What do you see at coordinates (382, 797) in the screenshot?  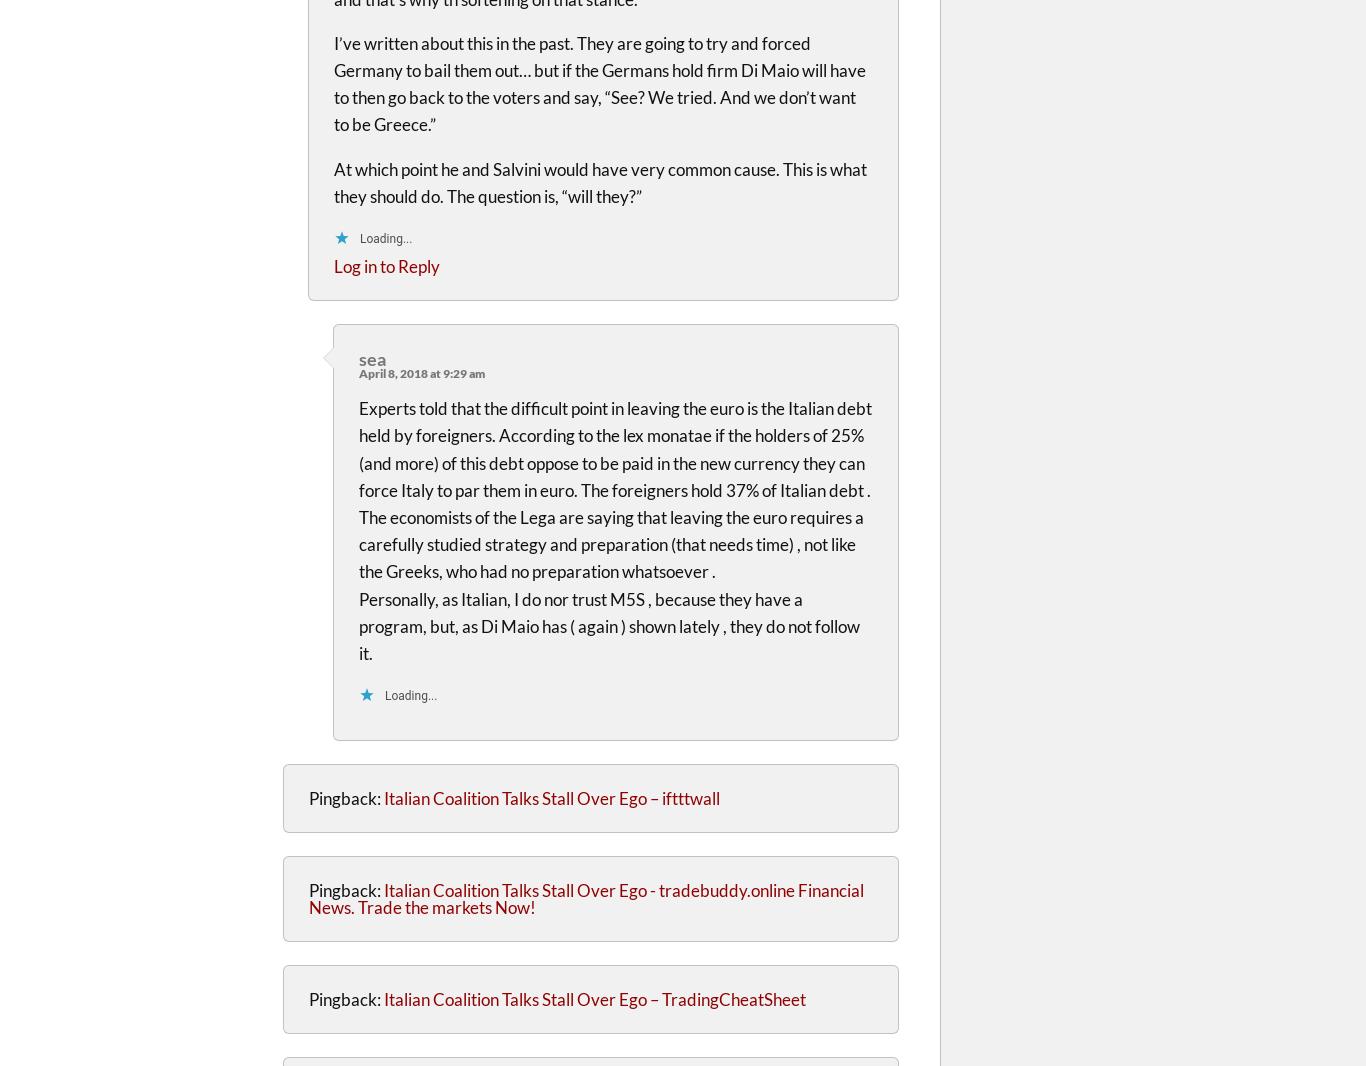 I see `'Italian Coalition Talks Stall Over Ego – iftttwall'` at bounding box center [382, 797].